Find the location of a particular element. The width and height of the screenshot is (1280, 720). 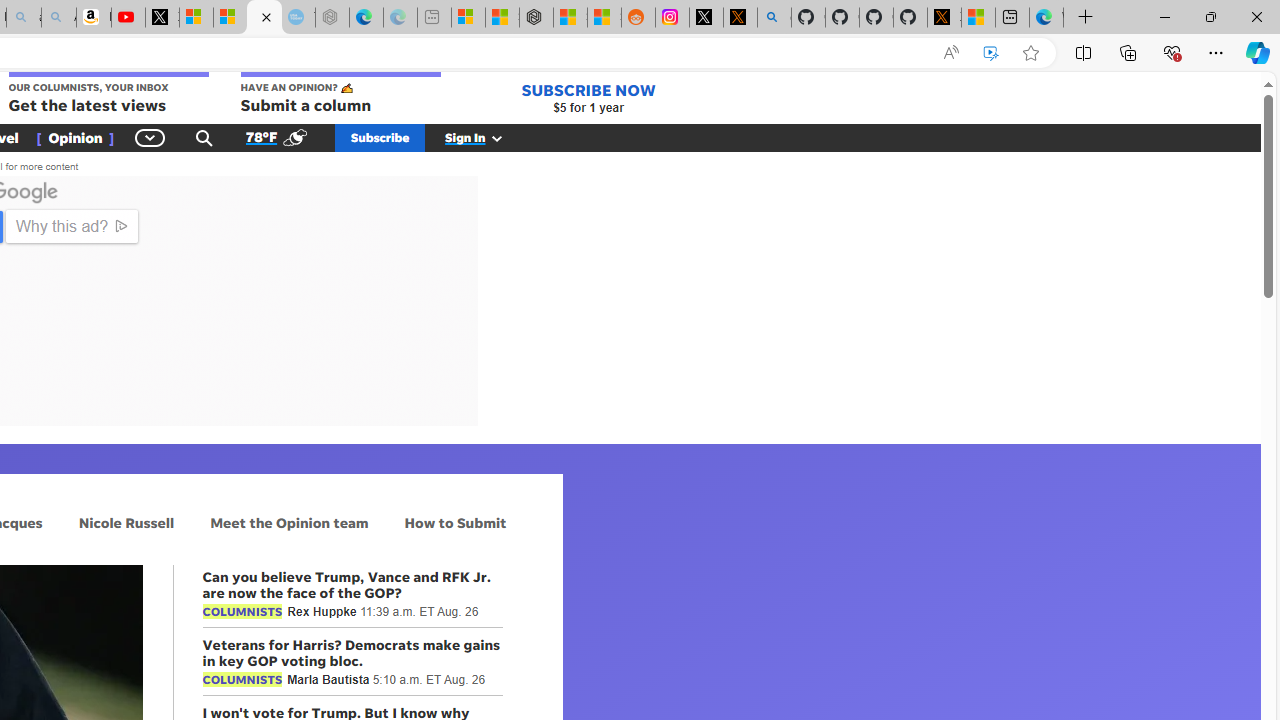

'Amazon Echo Dot PNG - Search Images - Sleeping' is located at coordinates (58, 17).